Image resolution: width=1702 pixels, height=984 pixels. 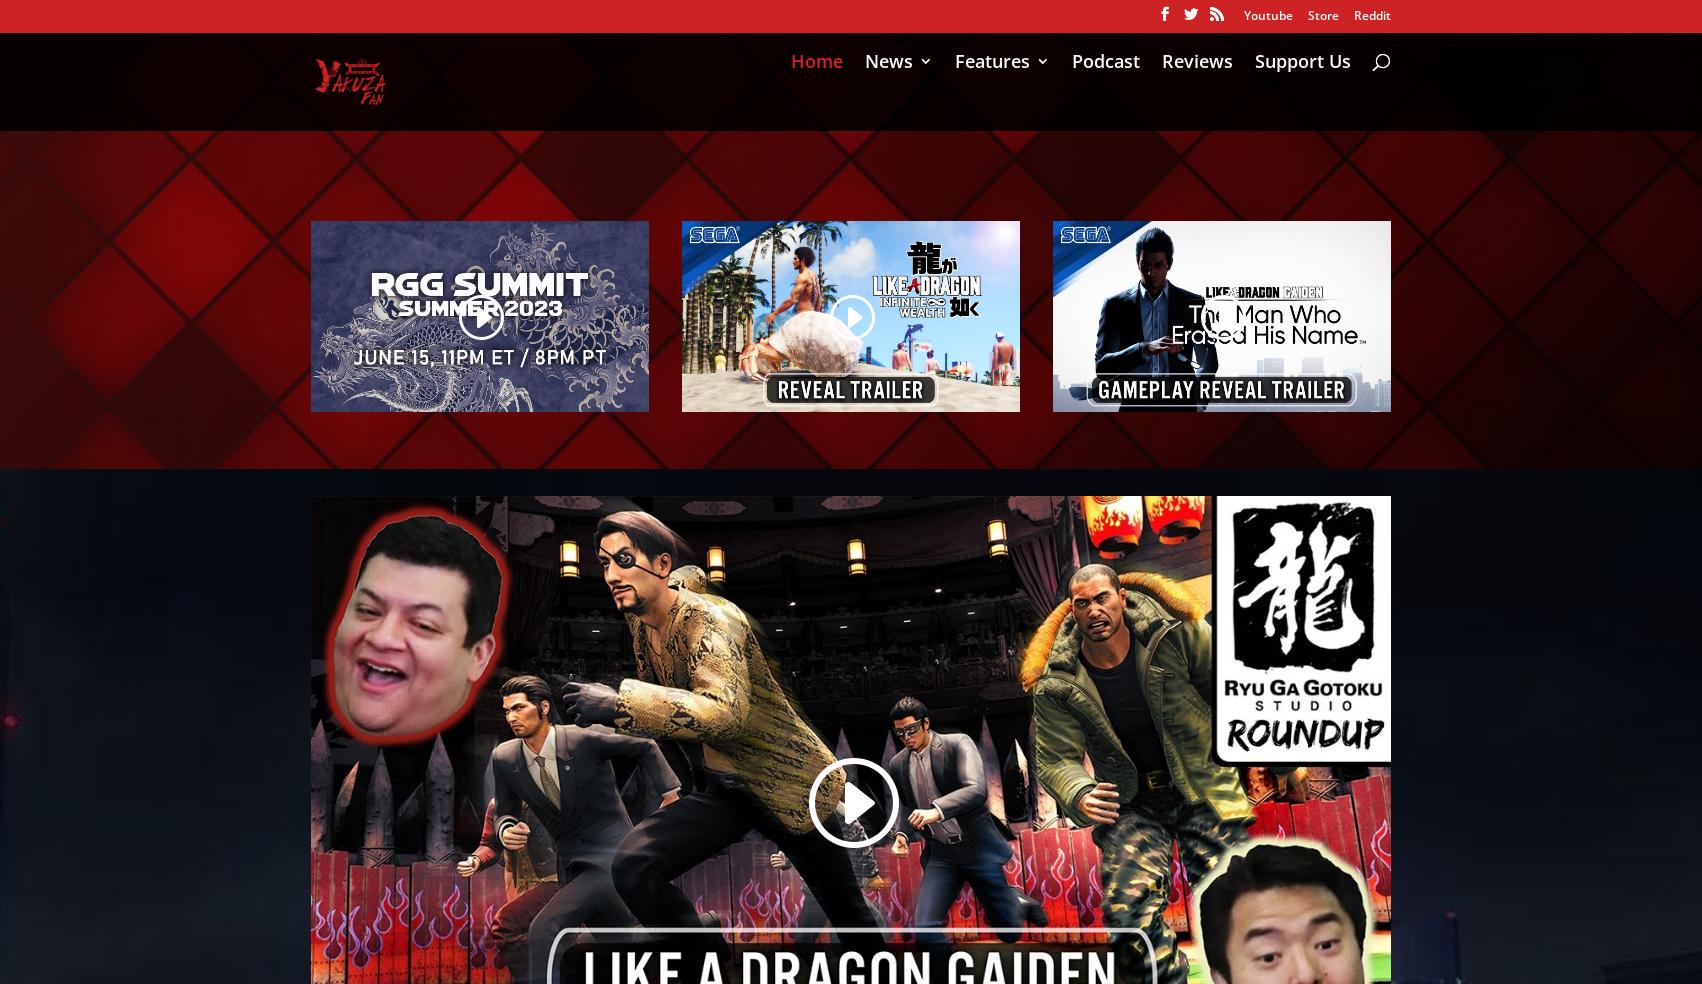 What do you see at coordinates (944, 294) in the screenshot?
I see `'Spin-Offs'` at bounding box center [944, 294].